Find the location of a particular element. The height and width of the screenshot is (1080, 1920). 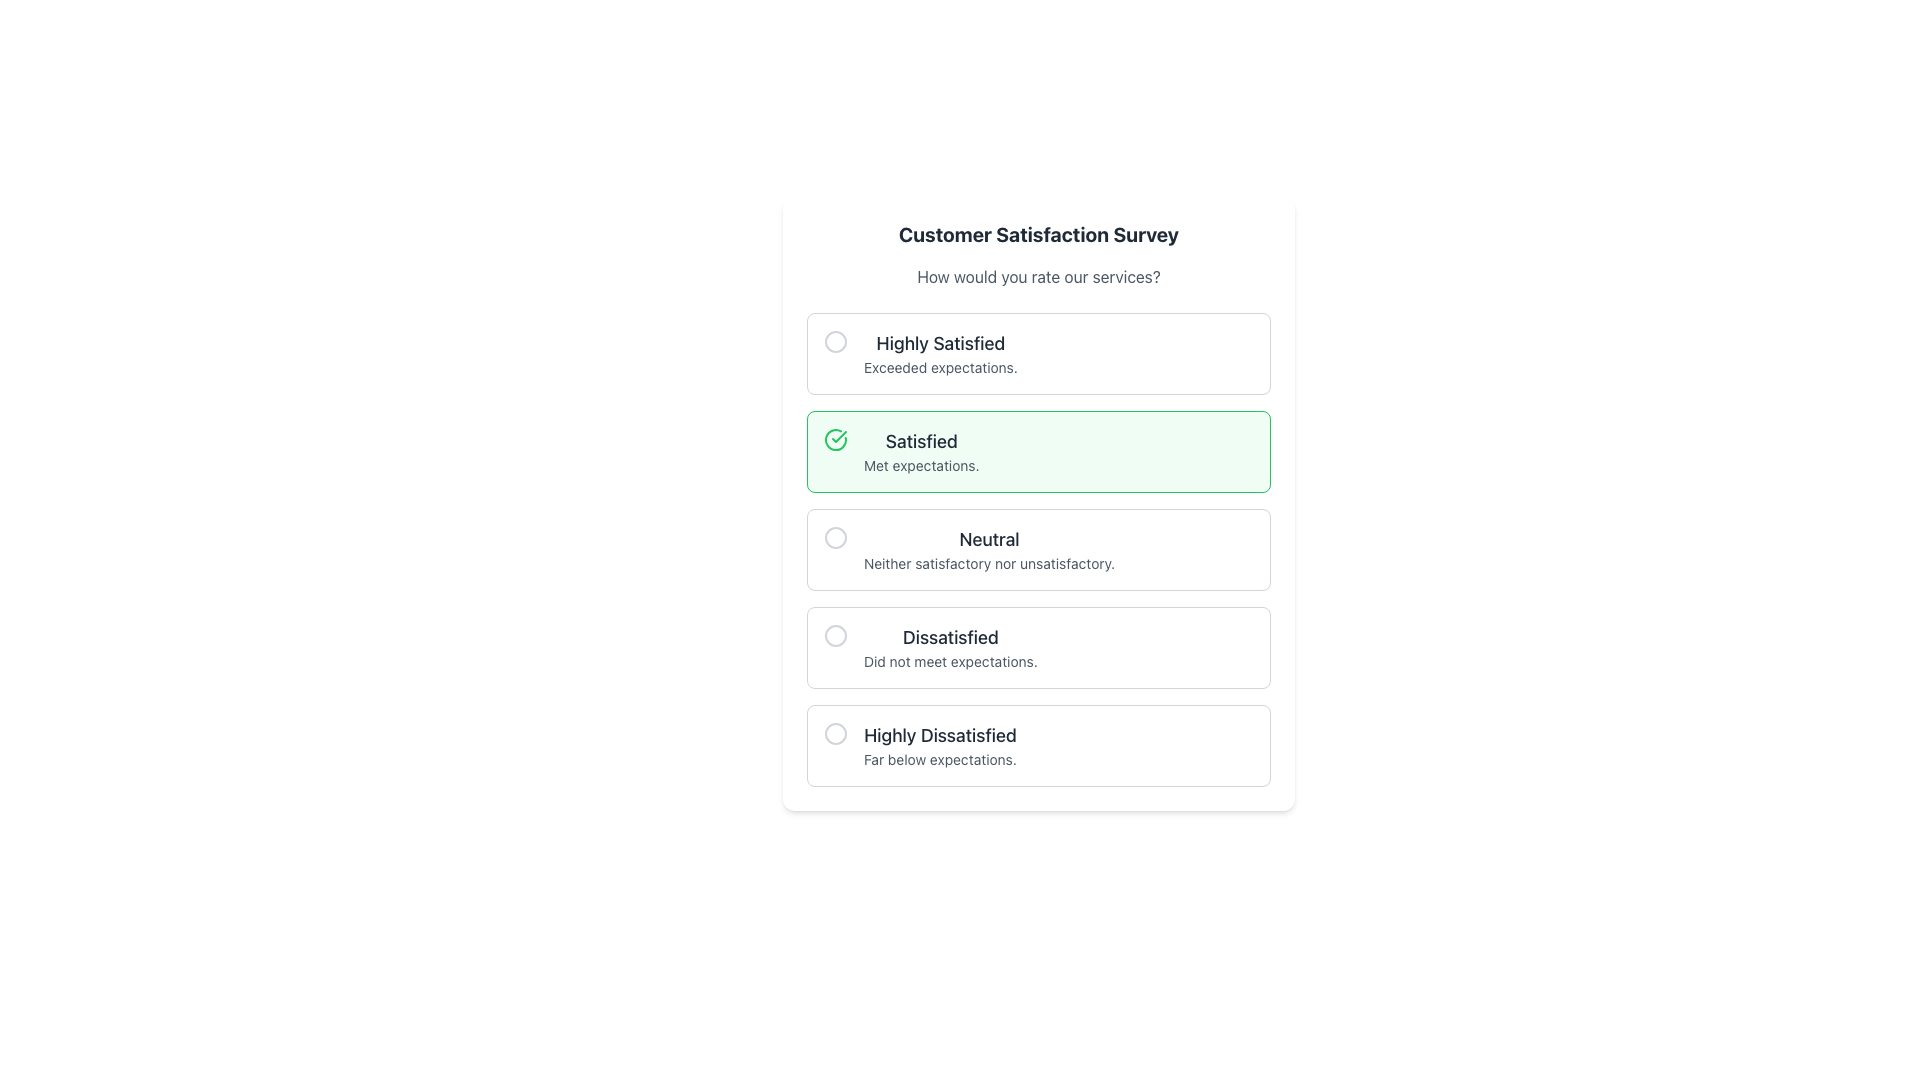

the static text label displaying 'Exceeded expectations.' which is located below 'Highly Satisfied' in the first option of the customer satisfaction survey form is located at coordinates (939, 367).